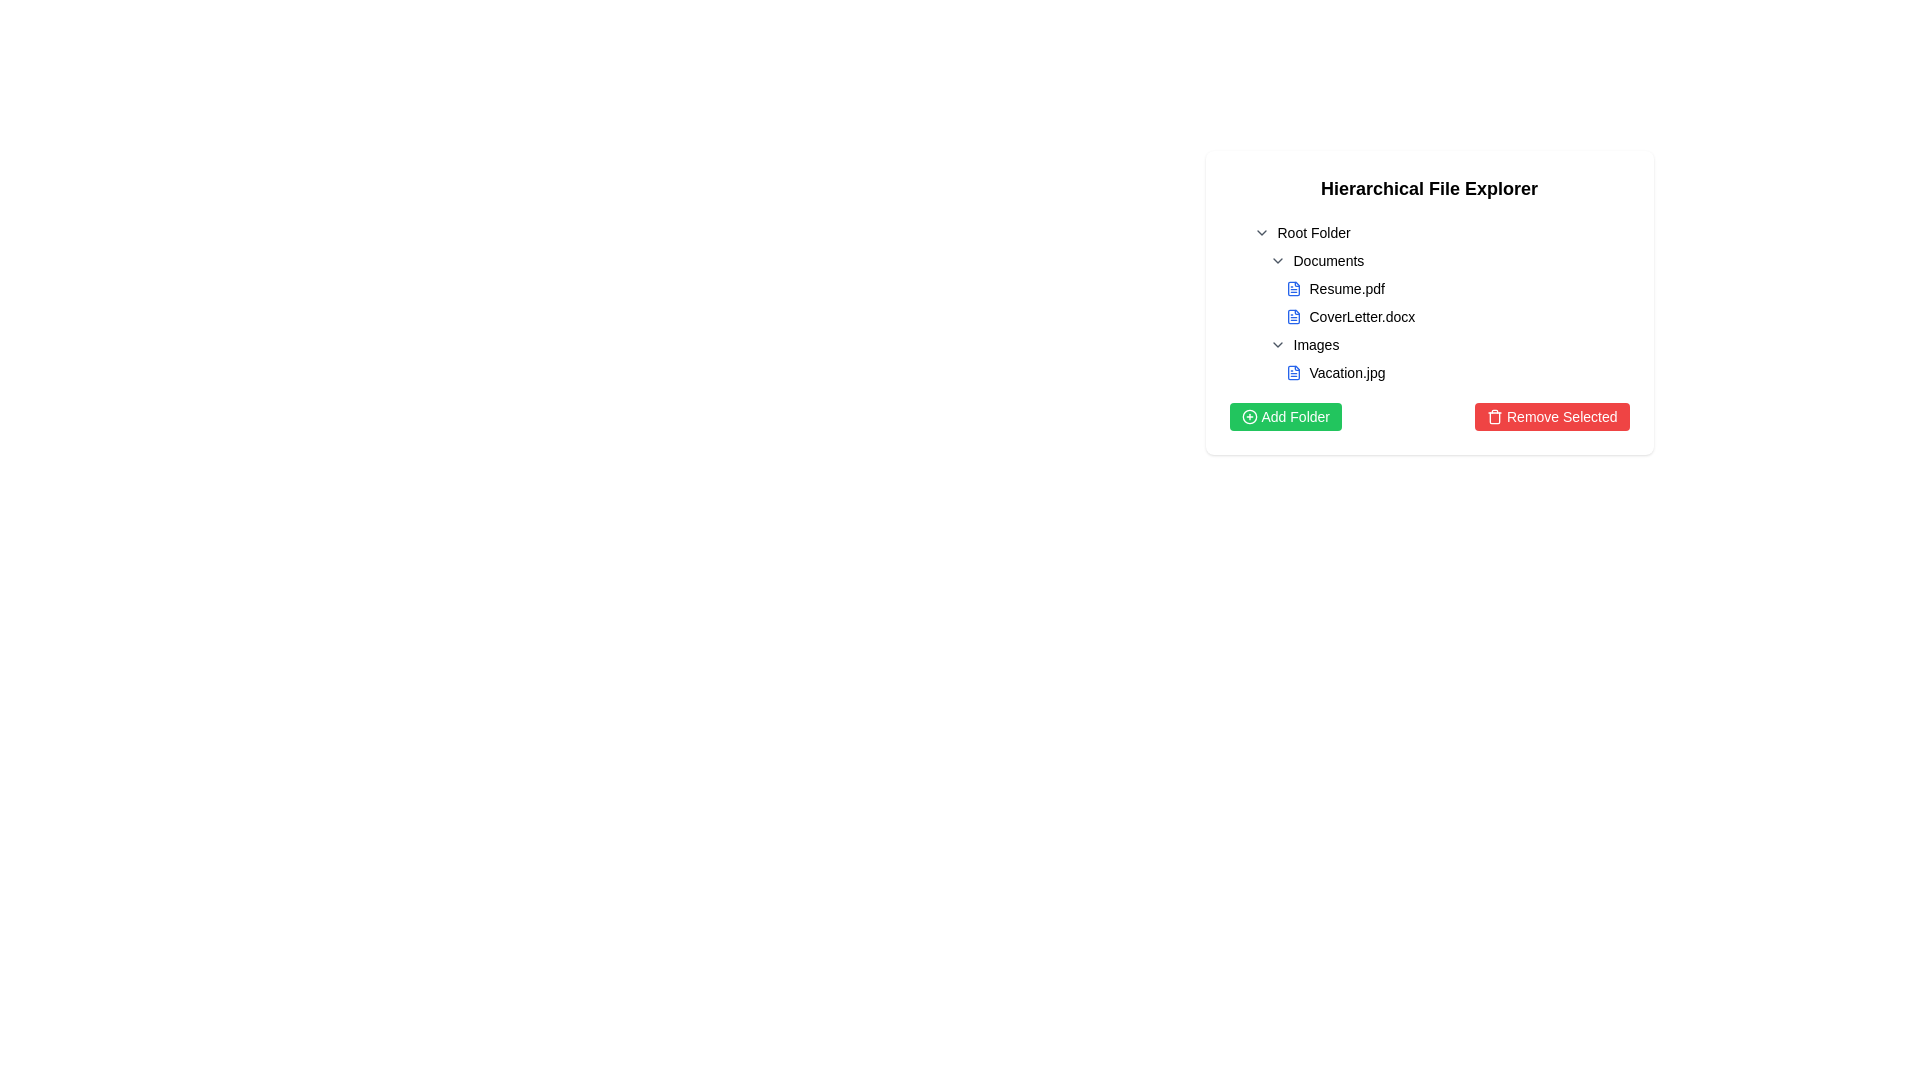 This screenshot has width=1920, height=1080. I want to click on the file entry labeled 'Vacation.jpg' located under the 'Images' folder, so click(1445, 357).